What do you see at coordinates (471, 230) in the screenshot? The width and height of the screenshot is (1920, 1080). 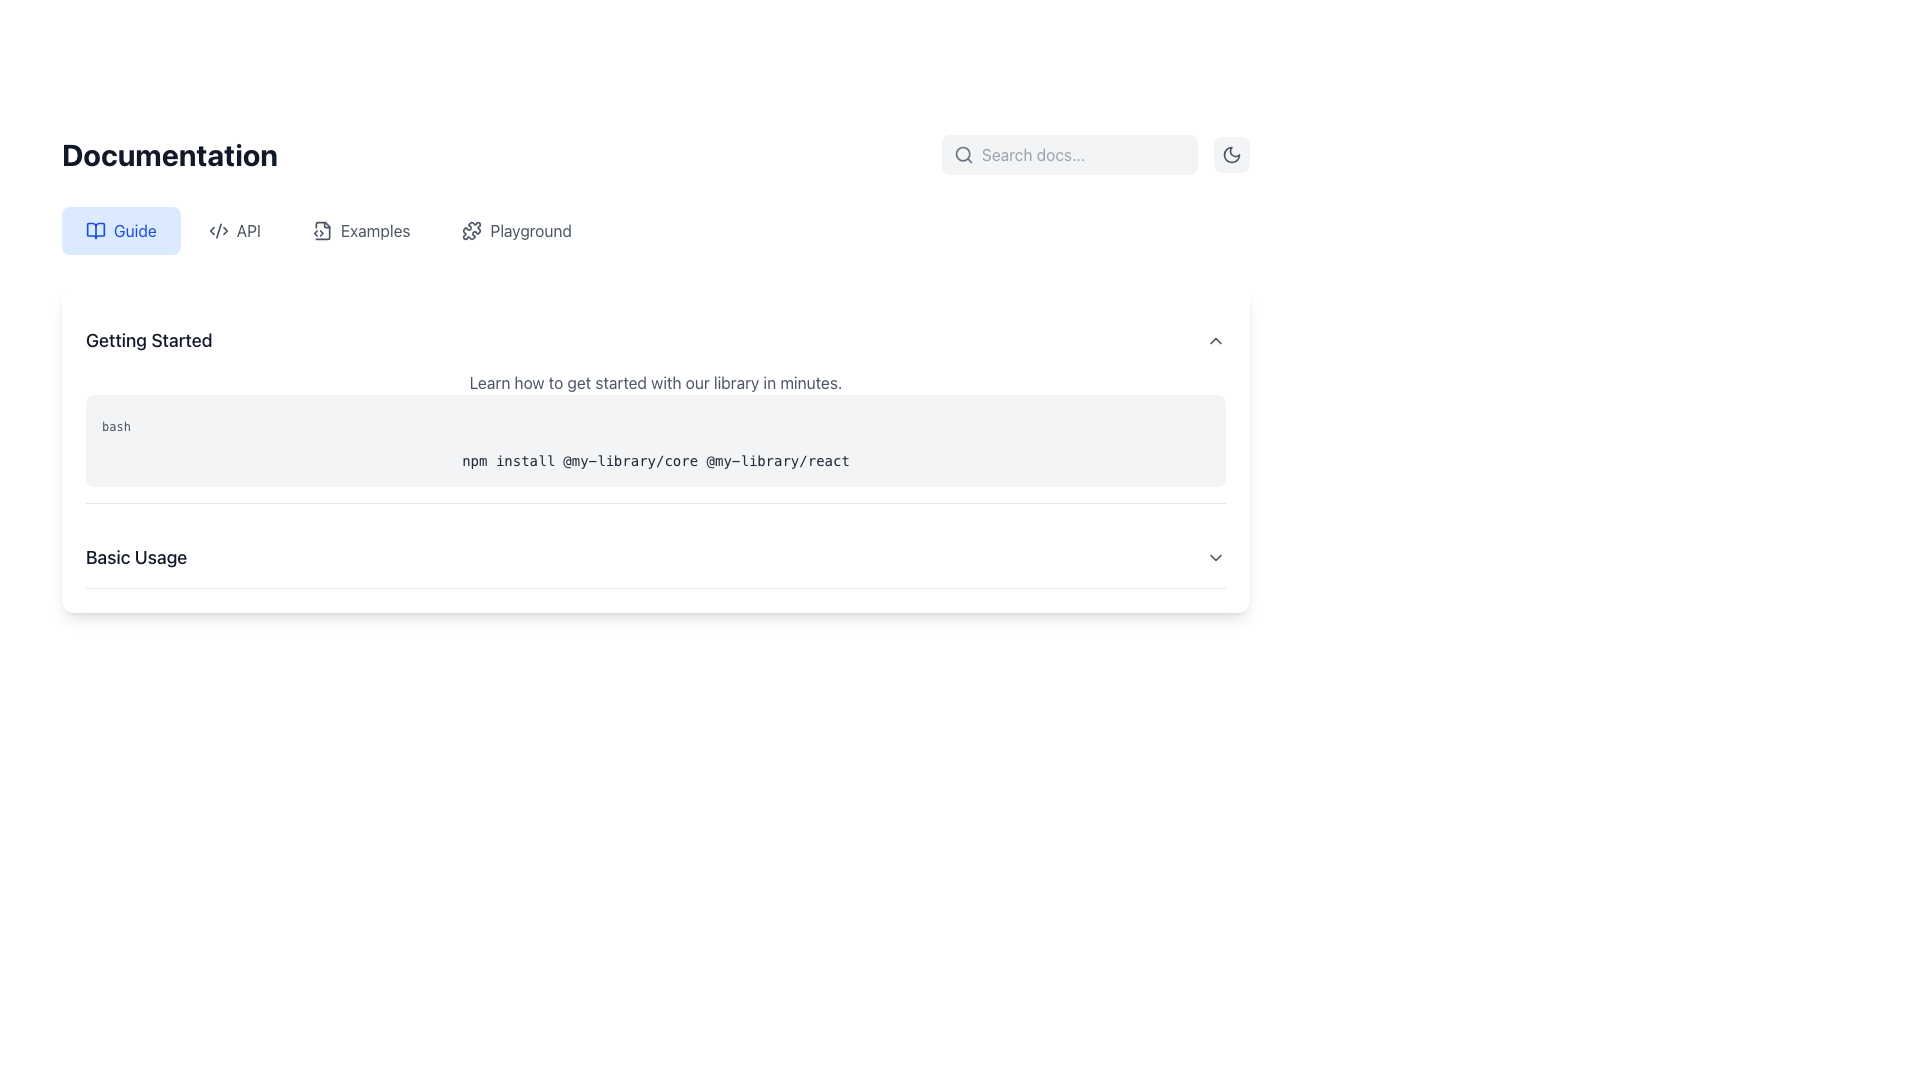 I see `the decorative icon that visually distinguishes the 'Playground' section in the navigation area, located to the left of the 'Playground' label` at bounding box center [471, 230].